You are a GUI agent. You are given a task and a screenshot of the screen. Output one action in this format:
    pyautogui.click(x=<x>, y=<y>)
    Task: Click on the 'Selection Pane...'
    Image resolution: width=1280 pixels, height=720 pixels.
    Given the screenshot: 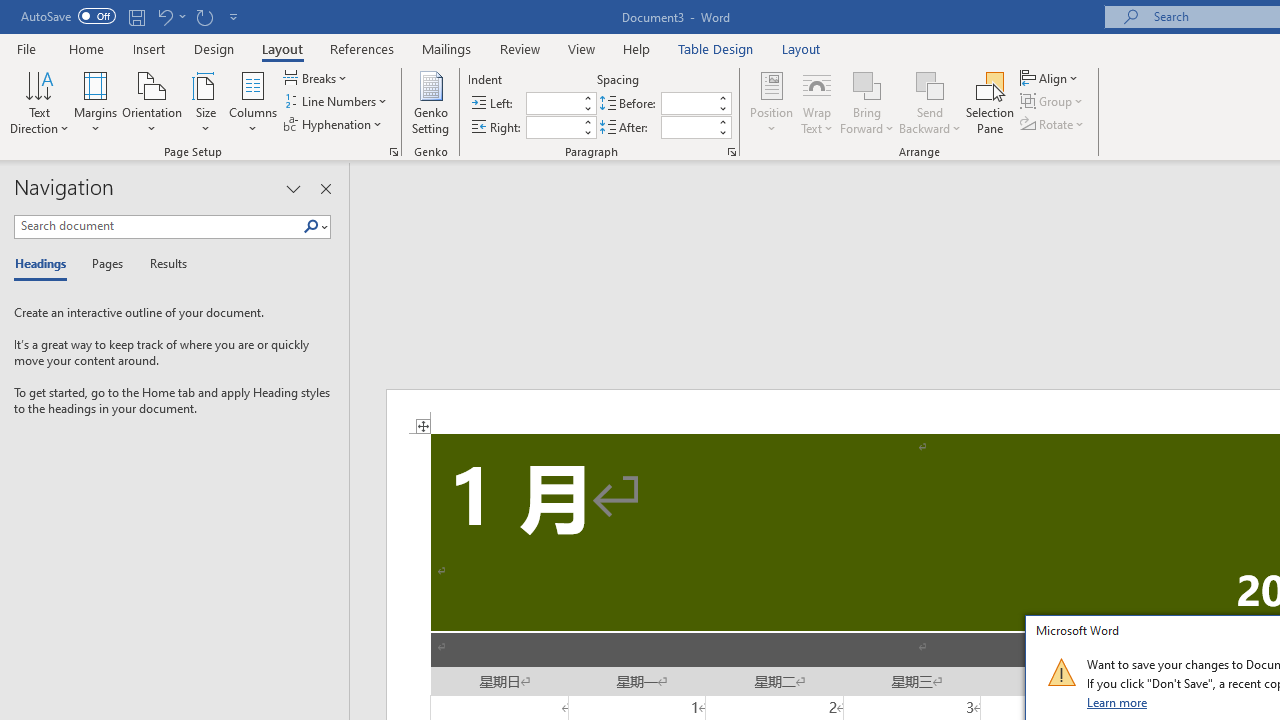 What is the action you would take?
    pyautogui.click(x=990, y=103)
    